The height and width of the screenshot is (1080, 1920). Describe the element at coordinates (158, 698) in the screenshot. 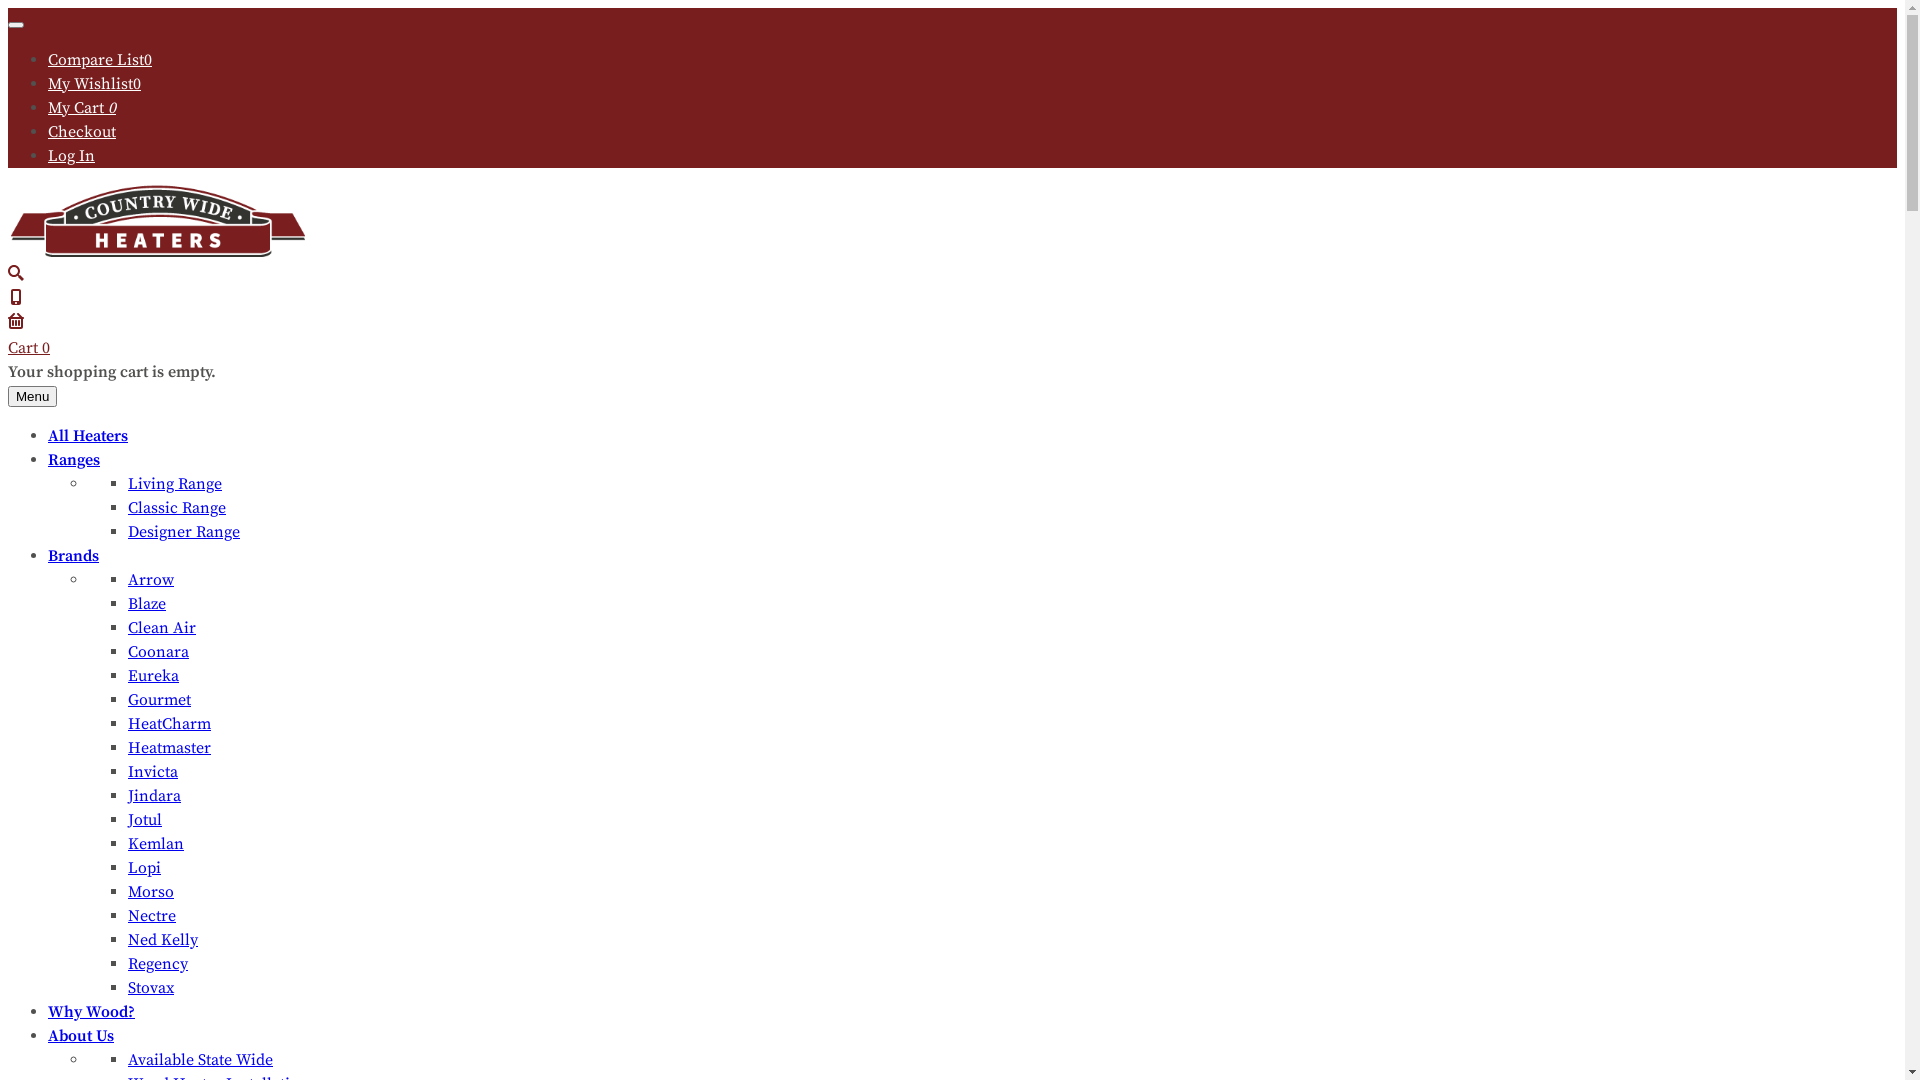

I see `'Gourmet'` at that location.